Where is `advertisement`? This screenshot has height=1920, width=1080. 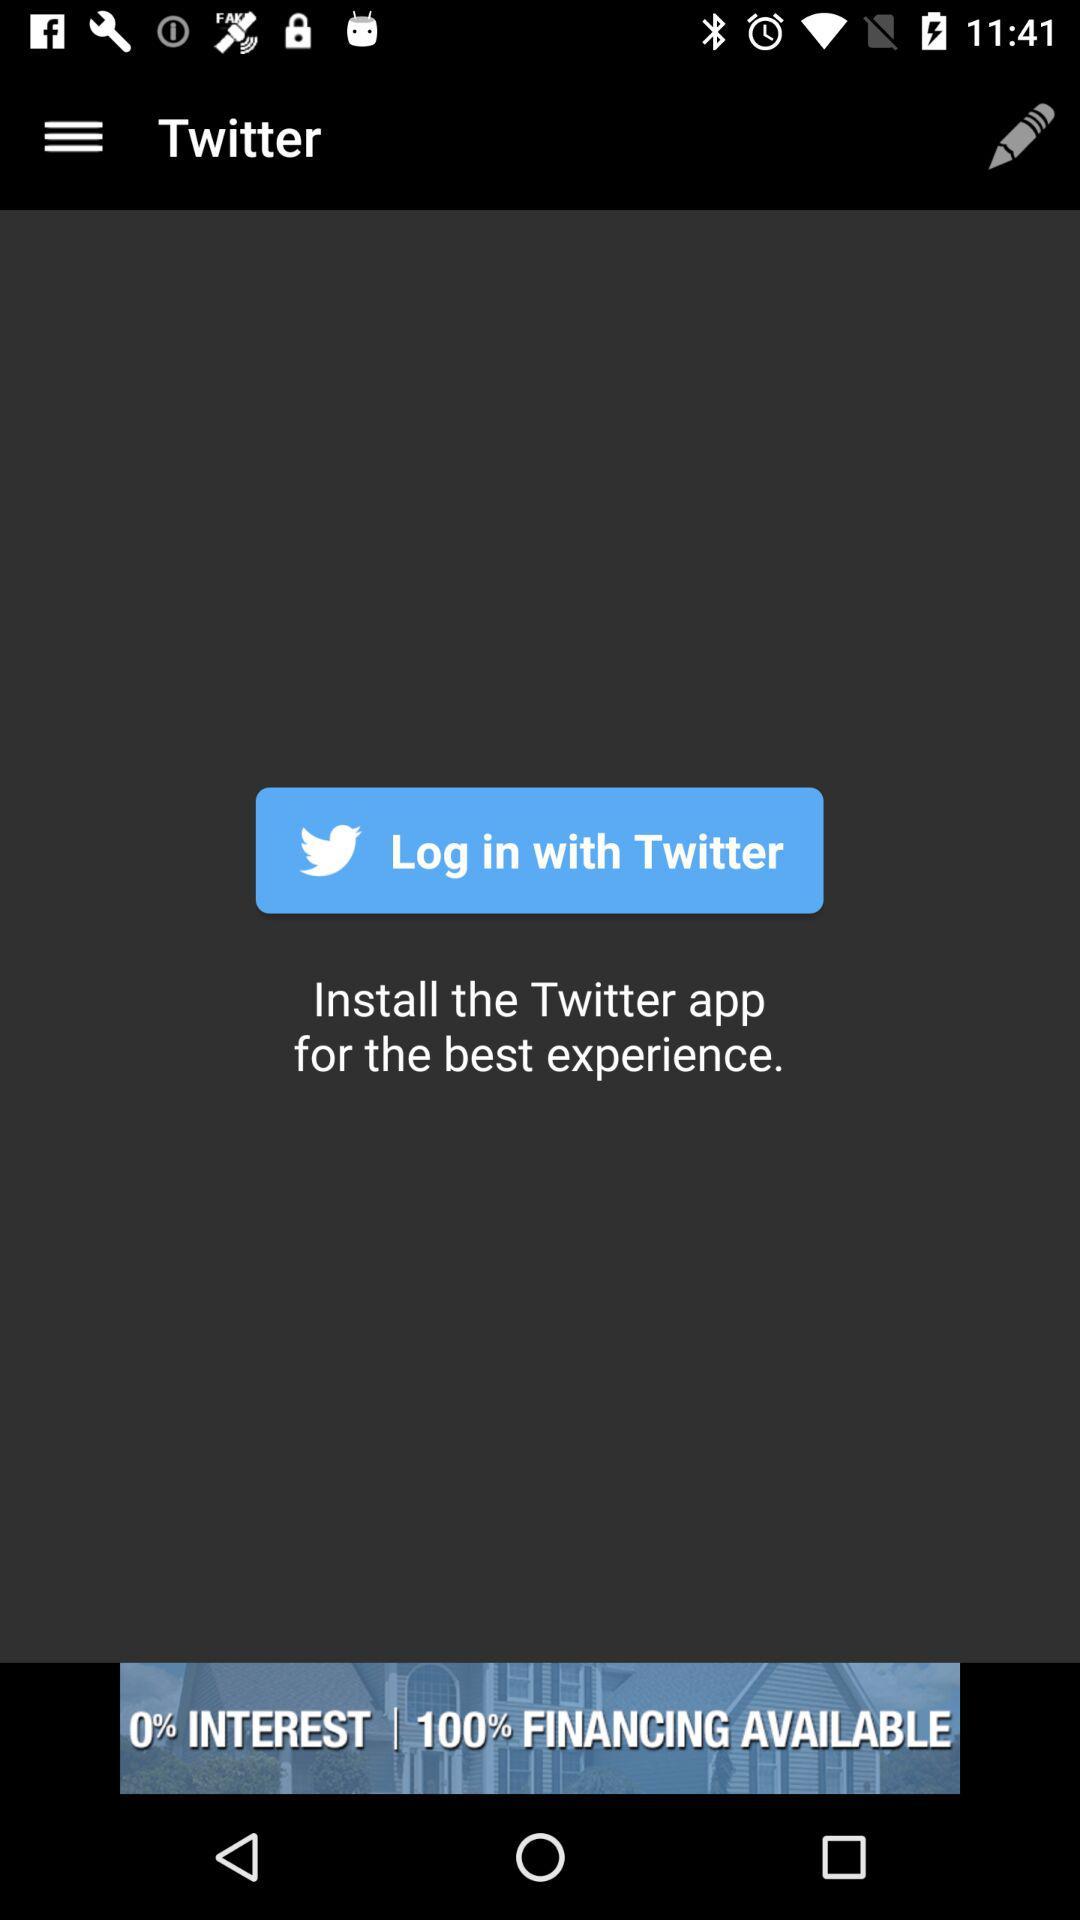
advertisement is located at coordinates (540, 1727).